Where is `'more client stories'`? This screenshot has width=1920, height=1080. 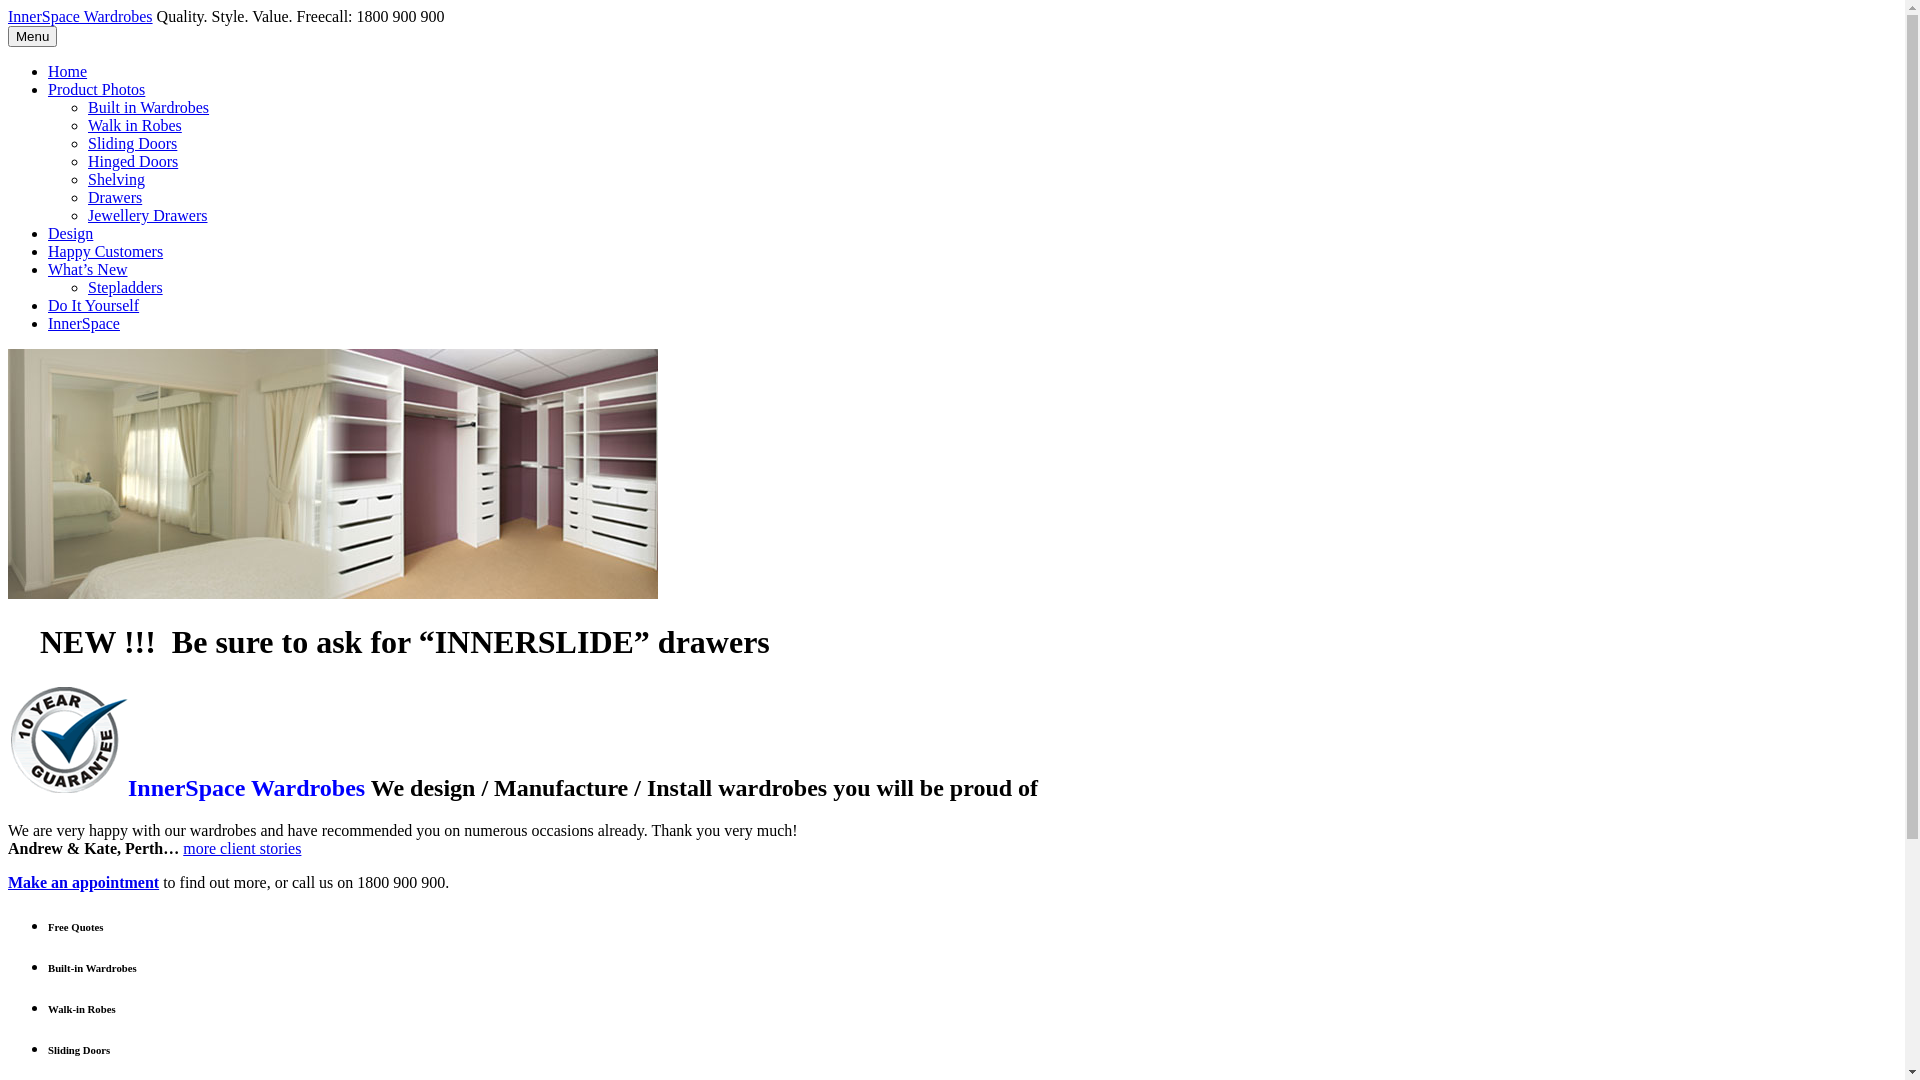 'more client stories' is located at coordinates (240, 848).